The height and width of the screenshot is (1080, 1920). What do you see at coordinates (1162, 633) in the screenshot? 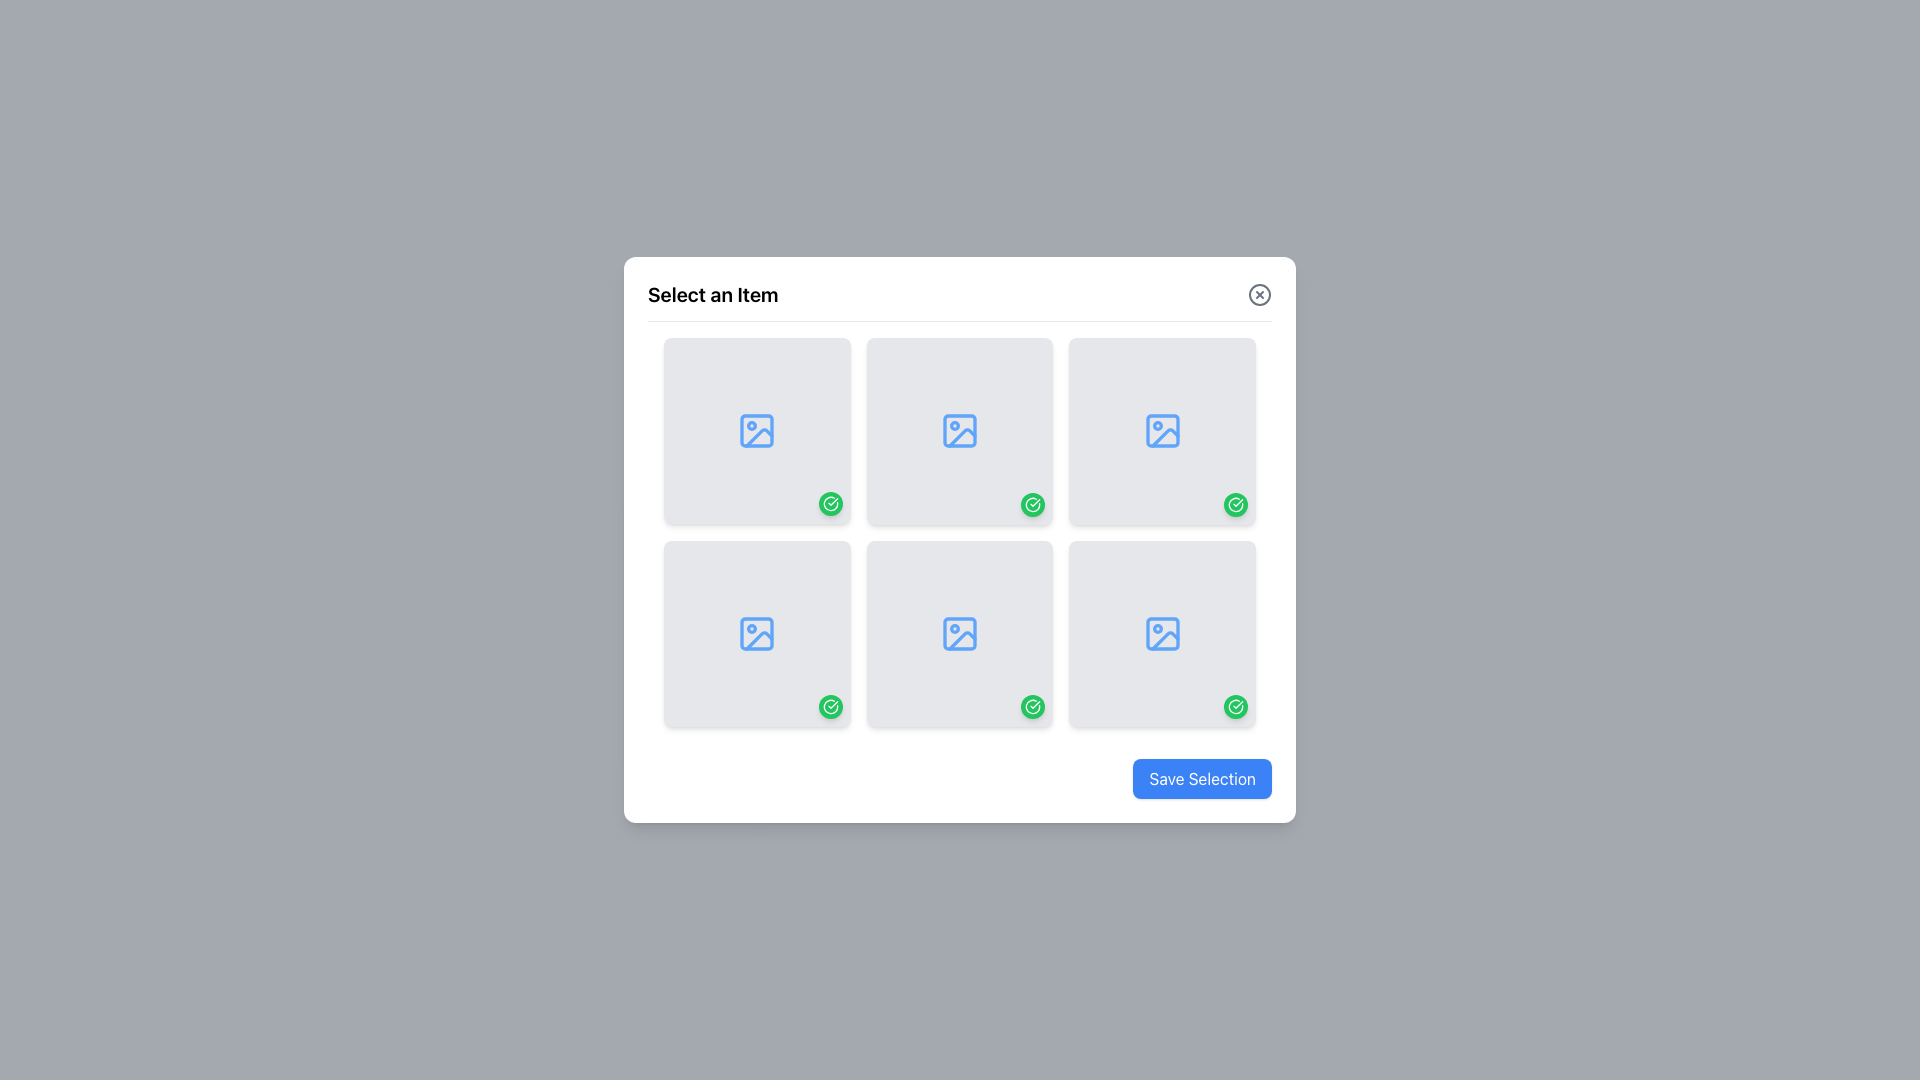
I see `the top-left rectangle element representing the border of the icon in the sixth box of a 3x2 grid layout` at bounding box center [1162, 633].